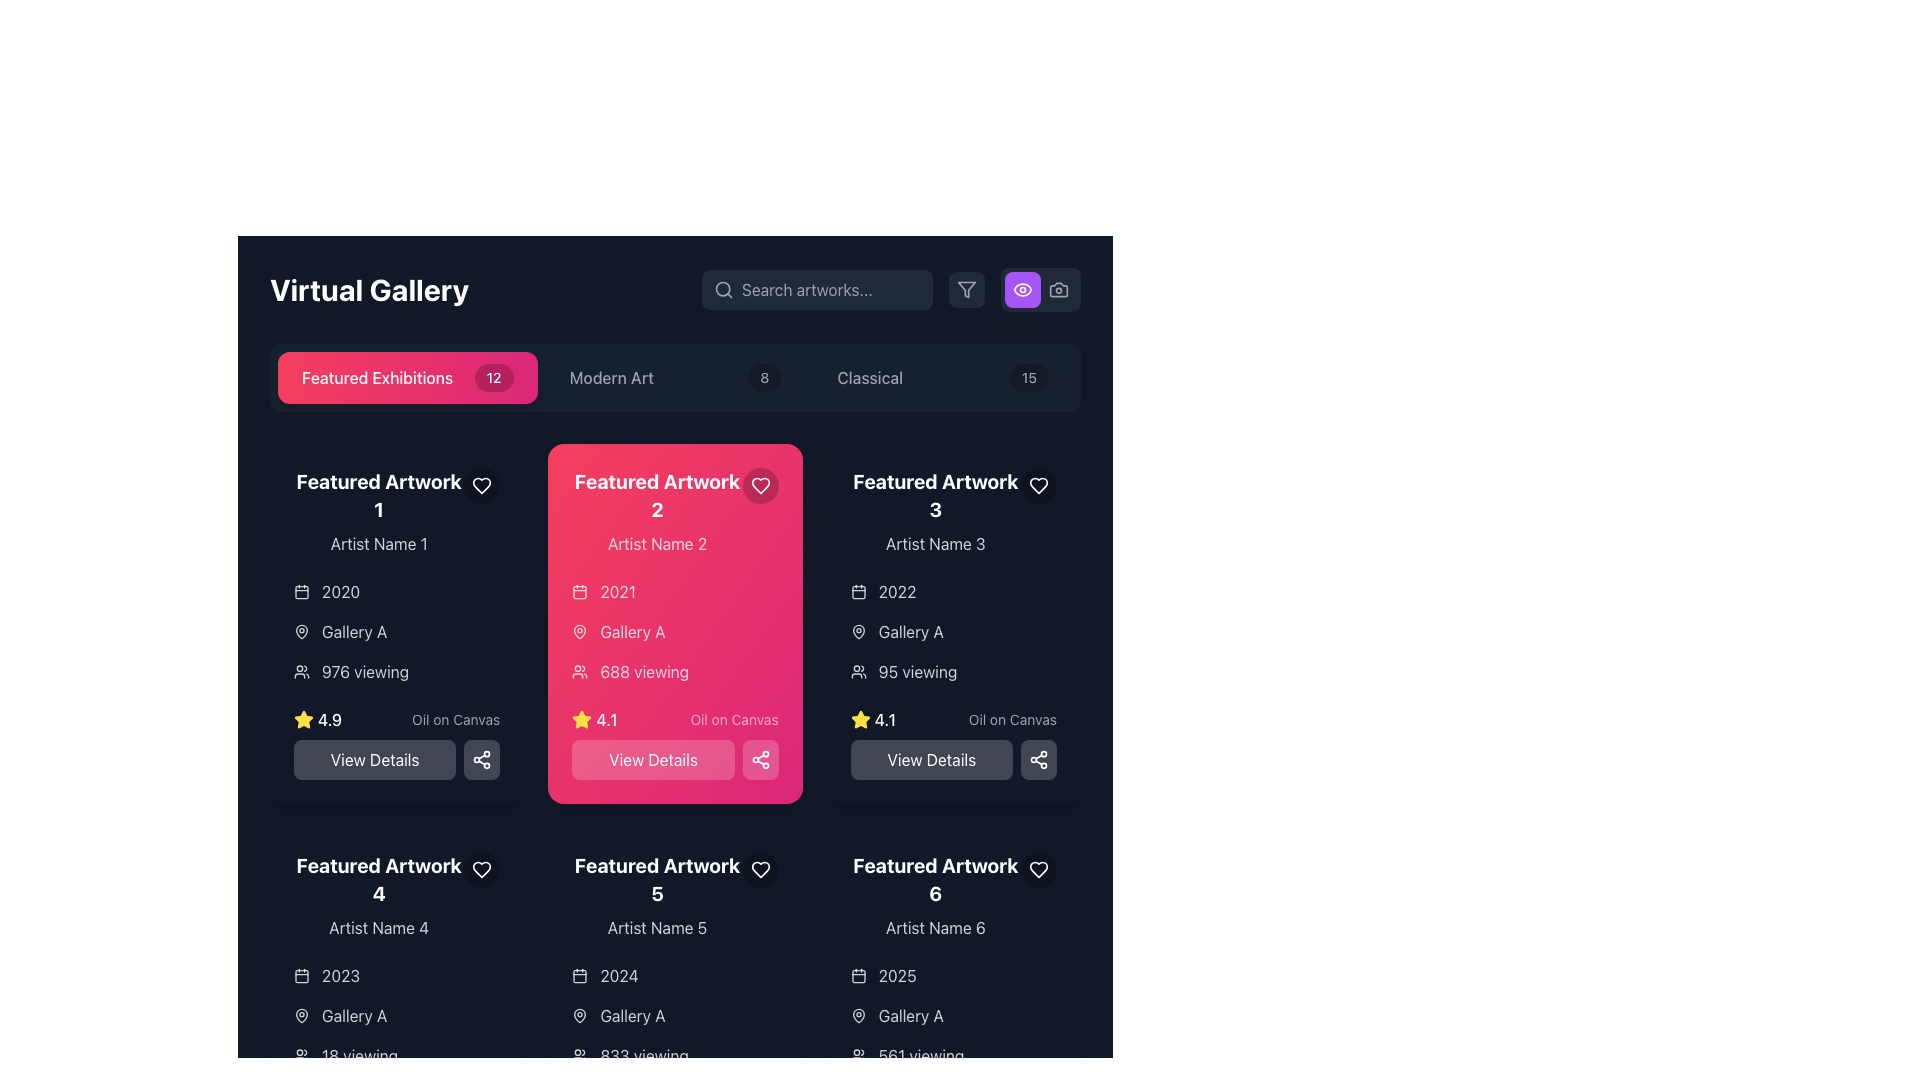 The height and width of the screenshot is (1080, 1920). What do you see at coordinates (482, 759) in the screenshot?
I see `the share button located at the bottom right of the 'Featured Artwork 2' card to trigger a tooltip or visual effect` at bounding box center [482, 759].